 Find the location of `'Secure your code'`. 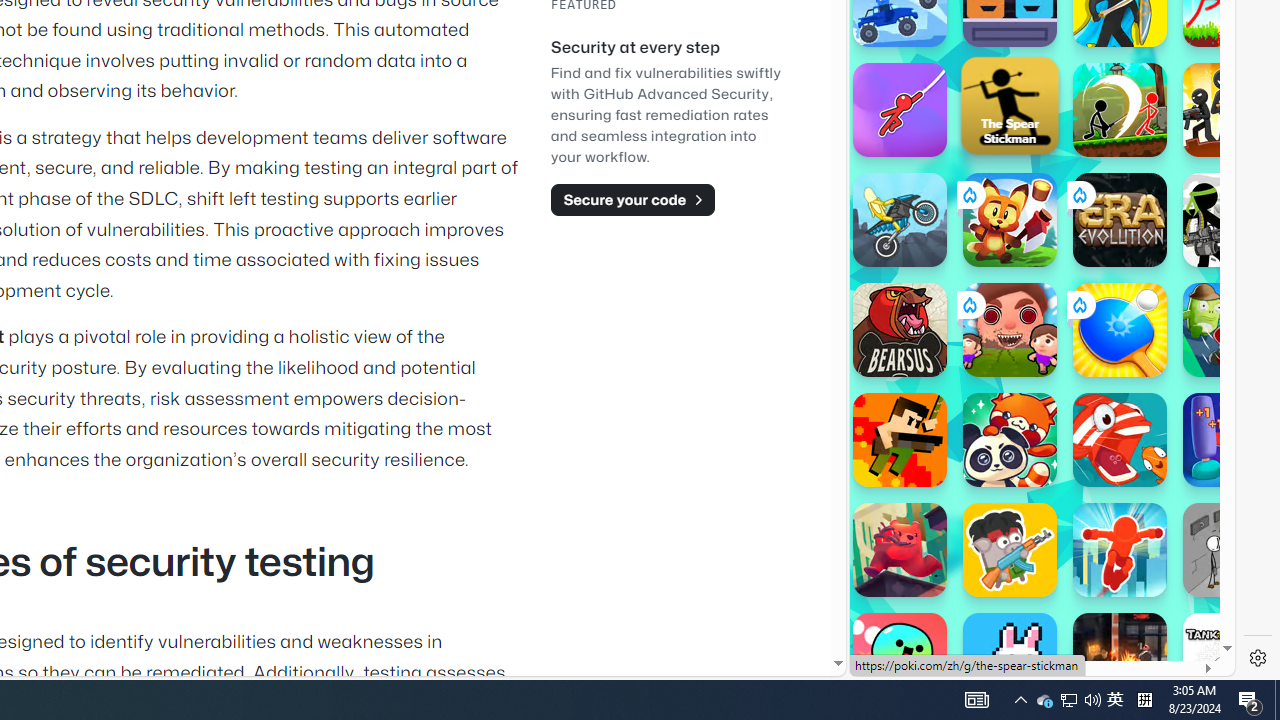

'Secure your code' is located at coordinates (631, 199).